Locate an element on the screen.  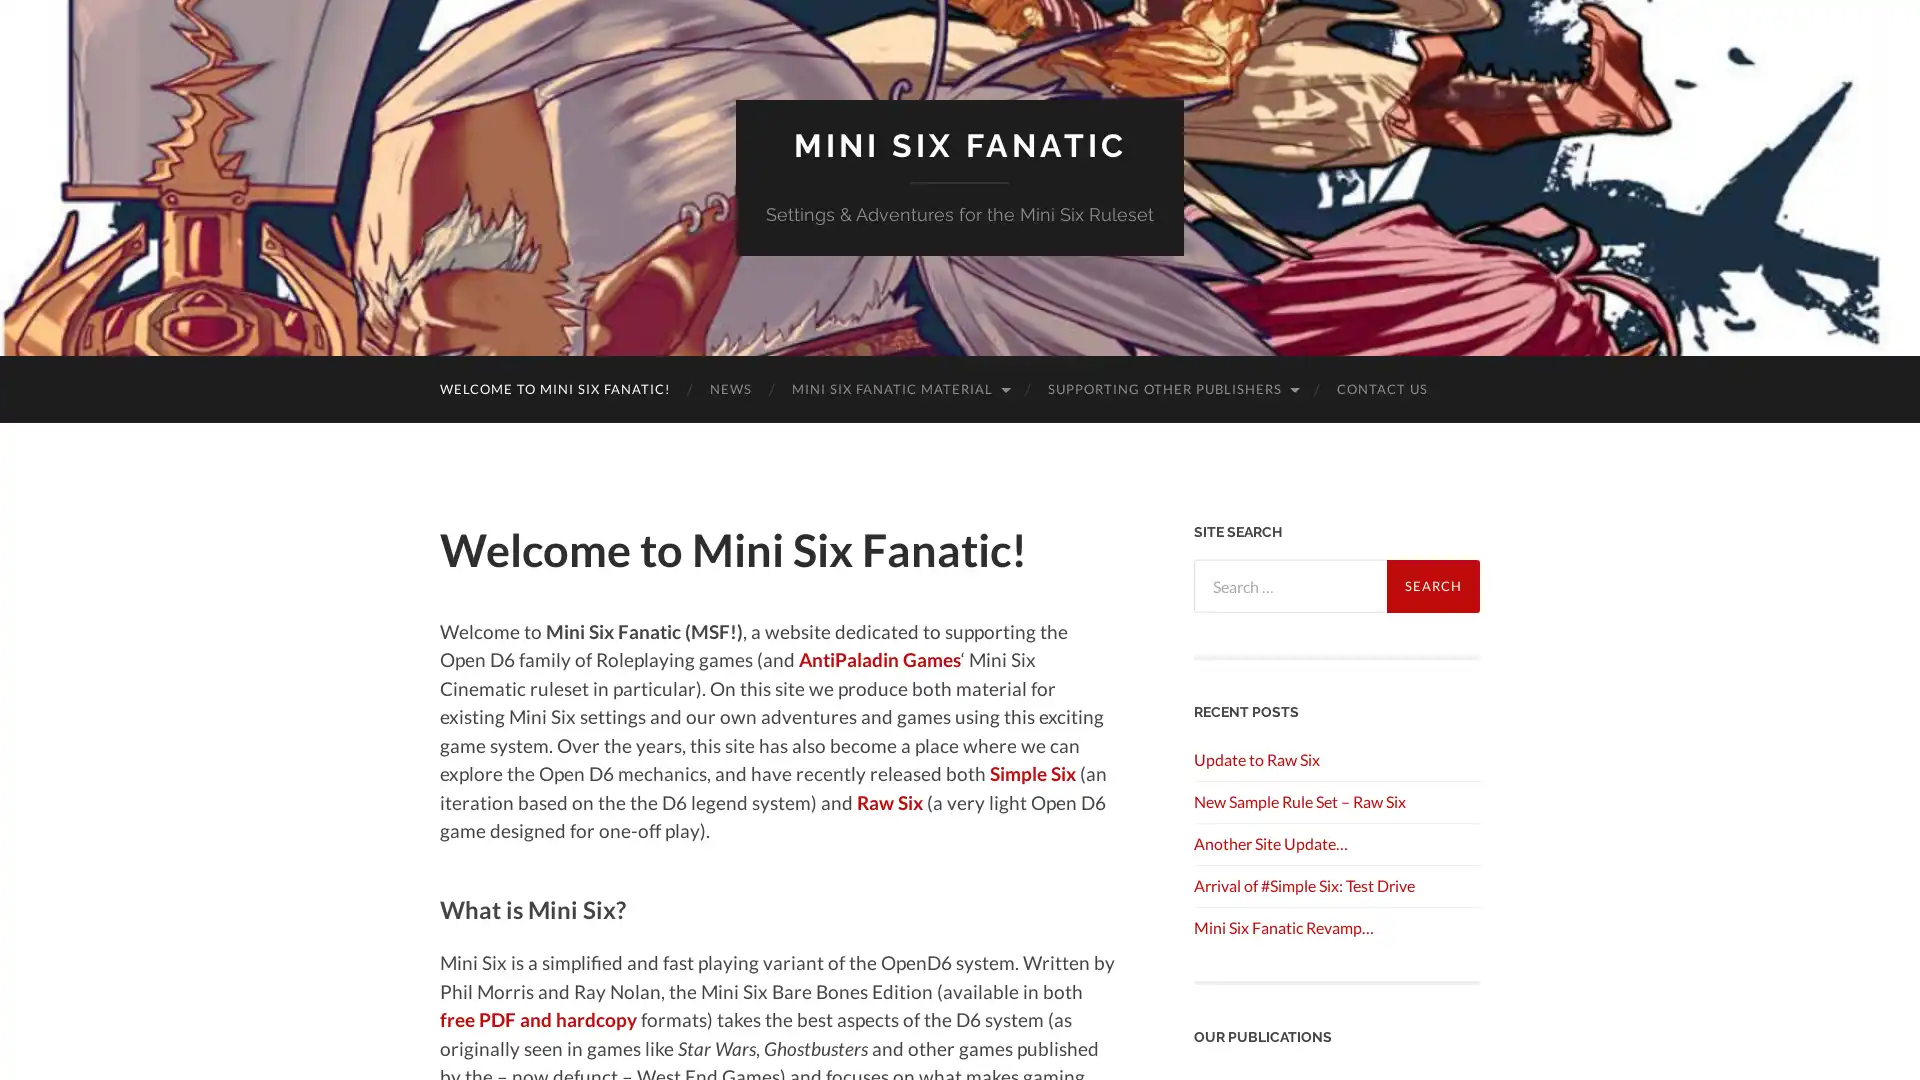
Search is located at coordinates (1432, 585).